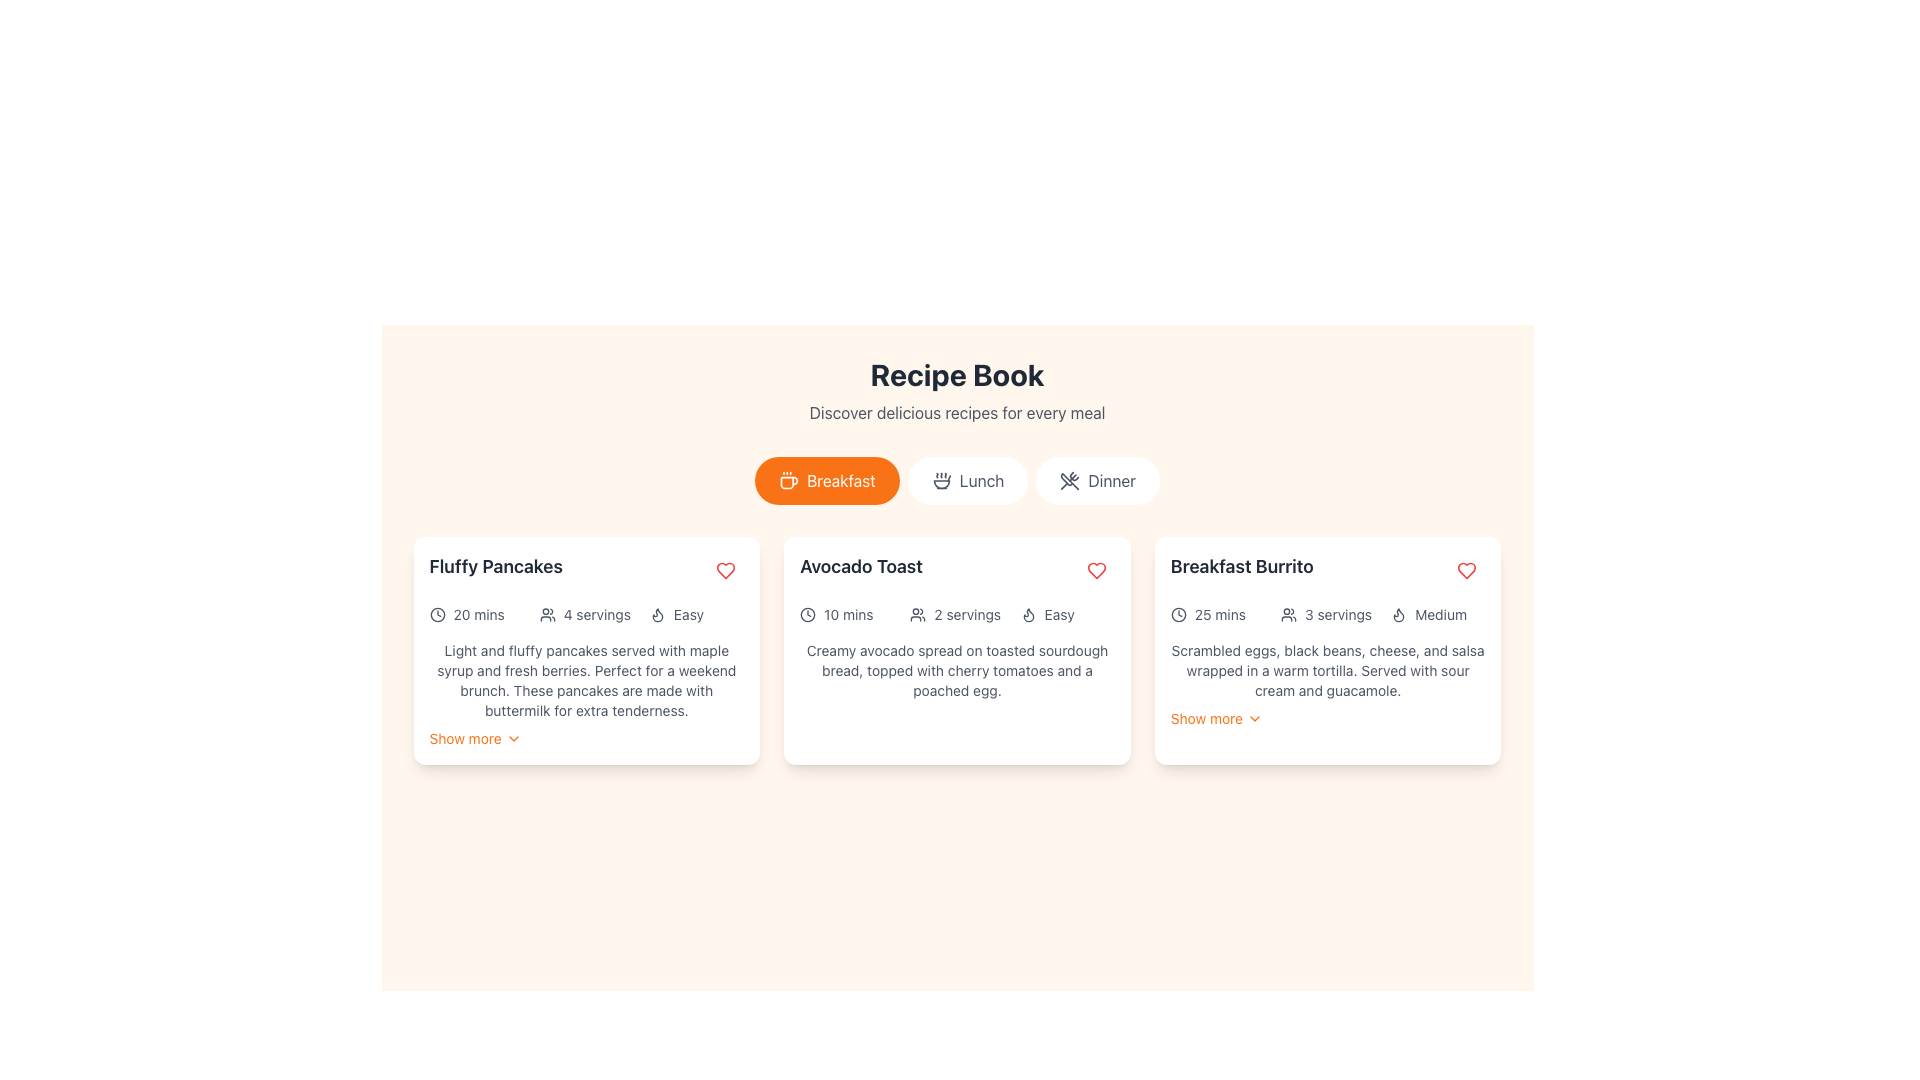  I want to click on the label displaying '4 servings' with user icons, positioned between '20 mins' and 'Easy' in the Fluffy Pancakes section, so click(585, 613).